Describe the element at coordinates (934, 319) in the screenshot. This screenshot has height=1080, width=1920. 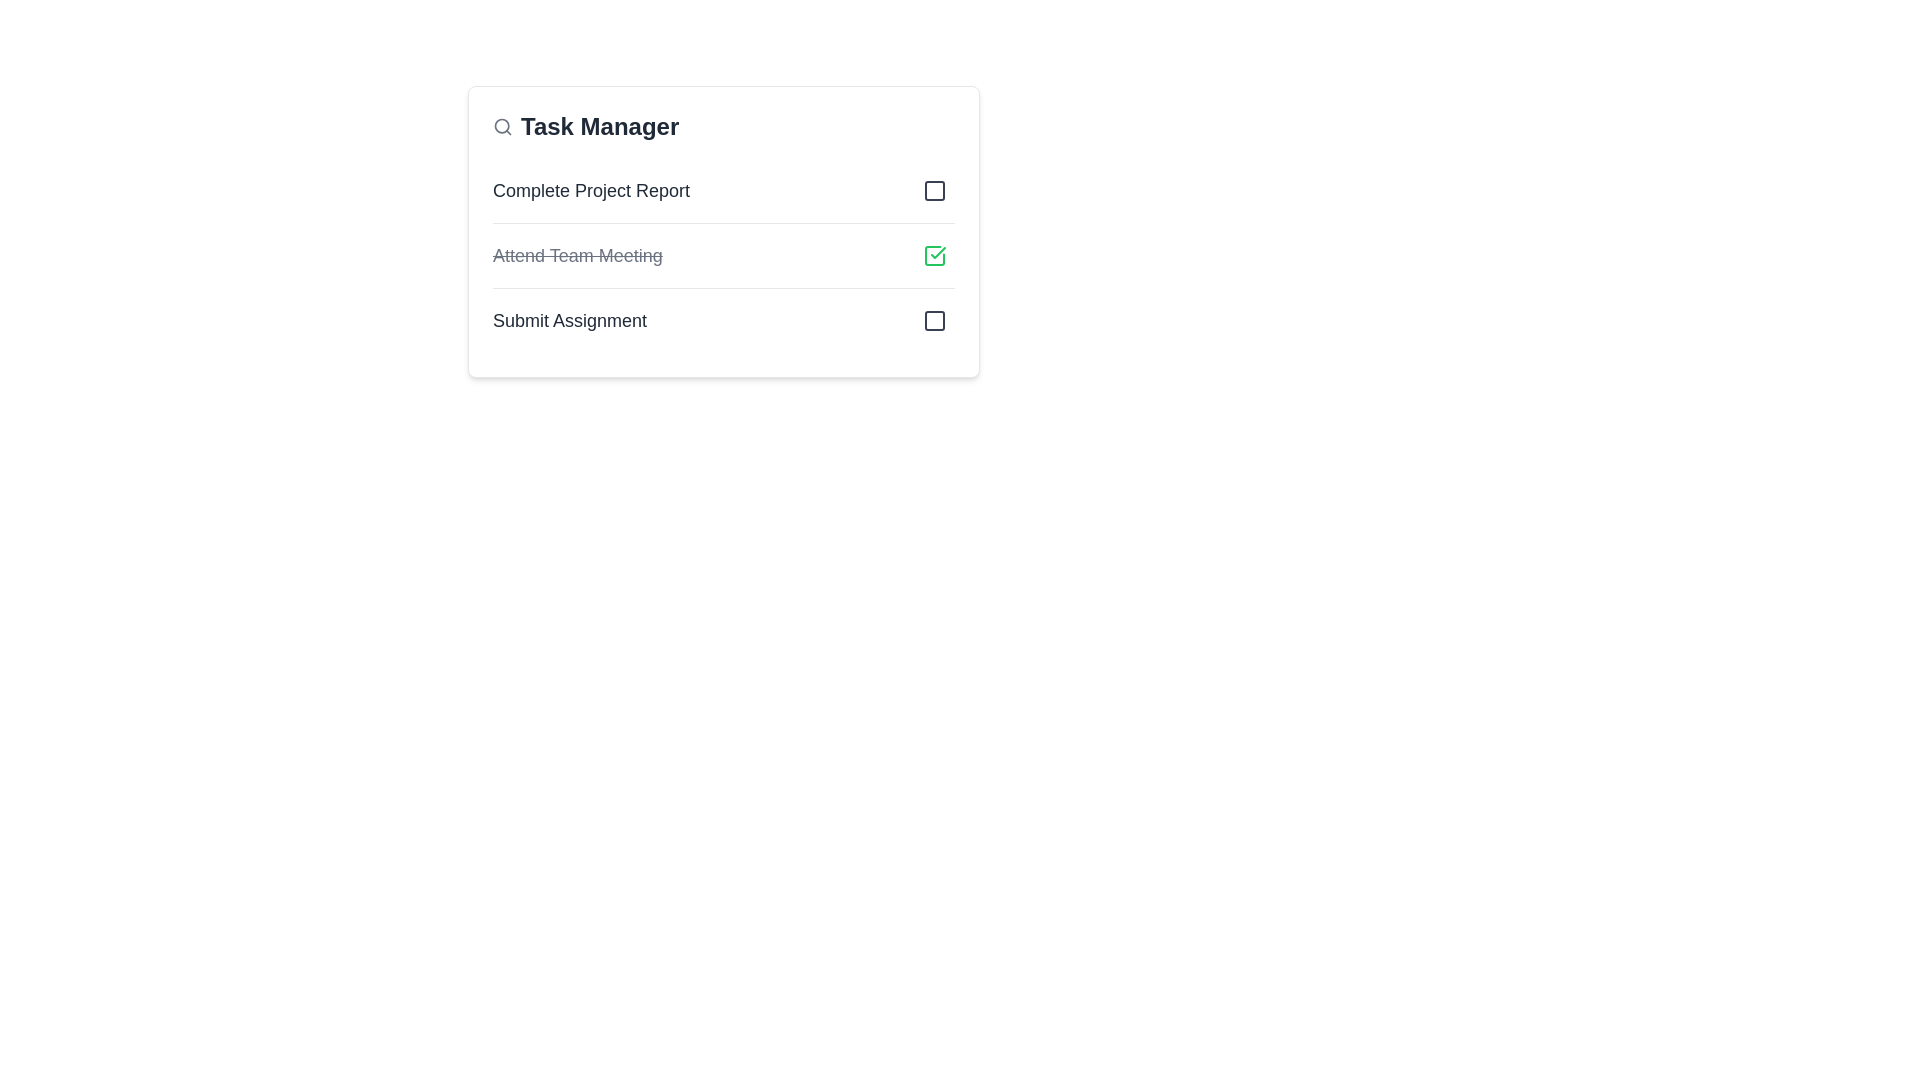
I see `the checkbox or toggle indicator for the 'Submit Assignment' task, which is the third icon in the Task Manager list` at that location.